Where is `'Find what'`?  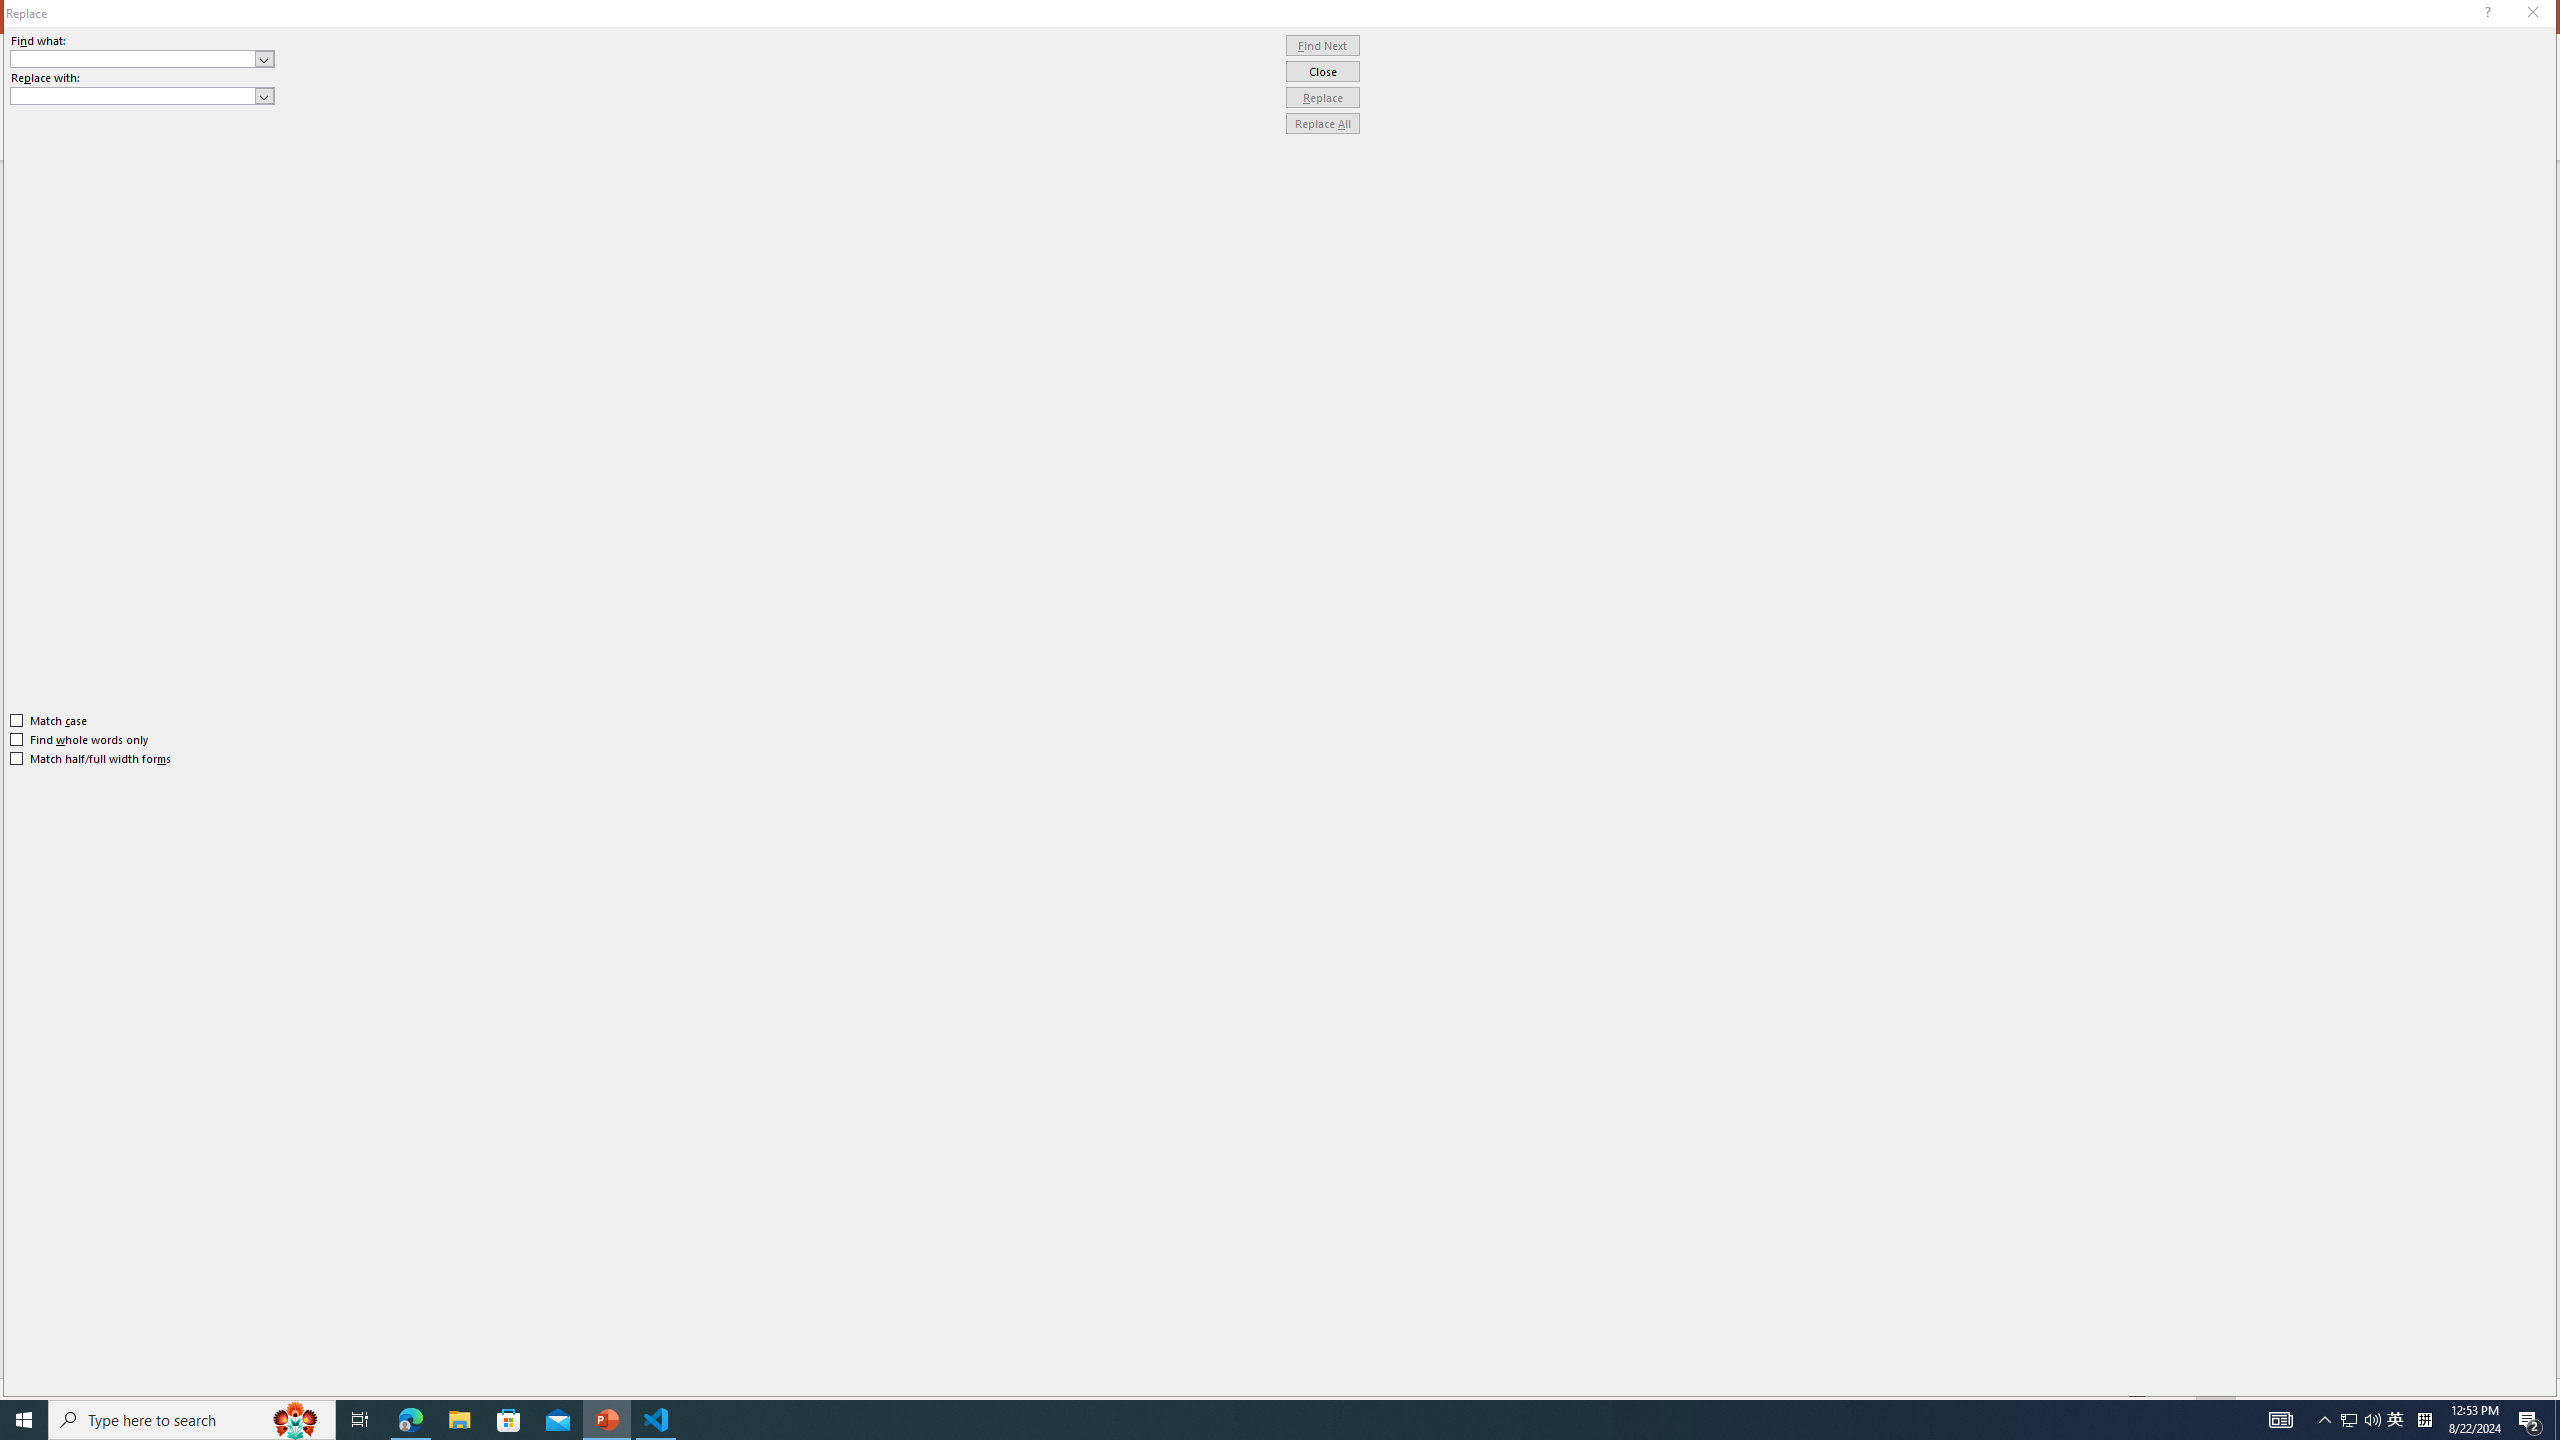
'Find what' is located at coordinates (133, 58).